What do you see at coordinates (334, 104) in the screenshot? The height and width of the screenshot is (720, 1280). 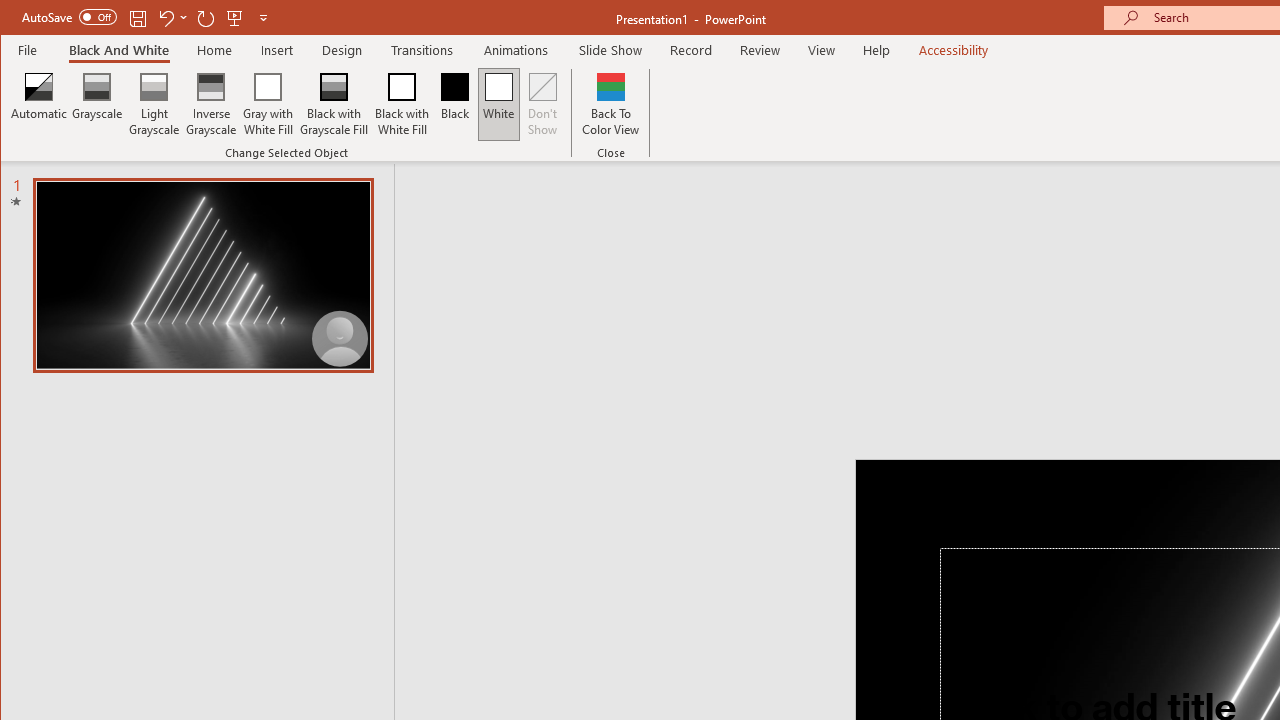 I see `'Black with Grayscale Fill'` at bounding box center [334, 104].